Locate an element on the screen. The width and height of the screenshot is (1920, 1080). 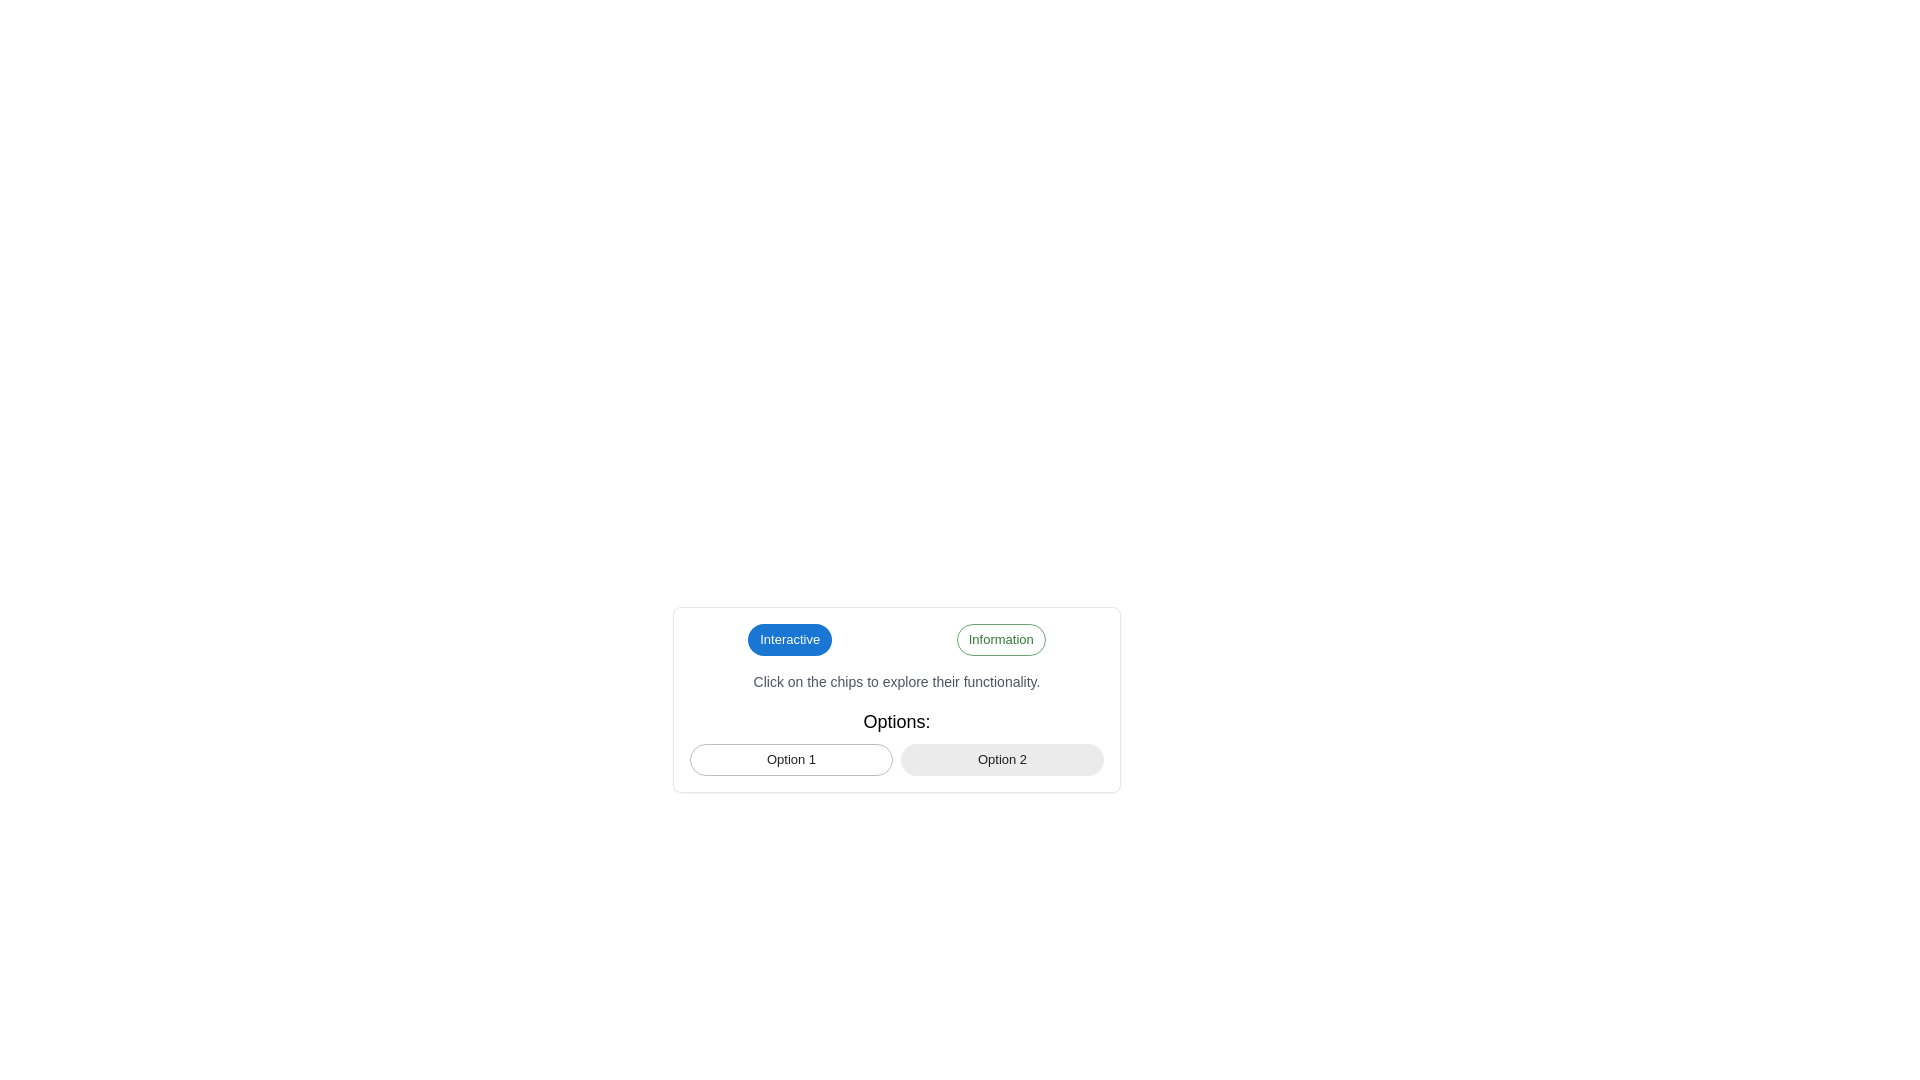
the 'Option 1' chip component is located at coordinates (790, 759).